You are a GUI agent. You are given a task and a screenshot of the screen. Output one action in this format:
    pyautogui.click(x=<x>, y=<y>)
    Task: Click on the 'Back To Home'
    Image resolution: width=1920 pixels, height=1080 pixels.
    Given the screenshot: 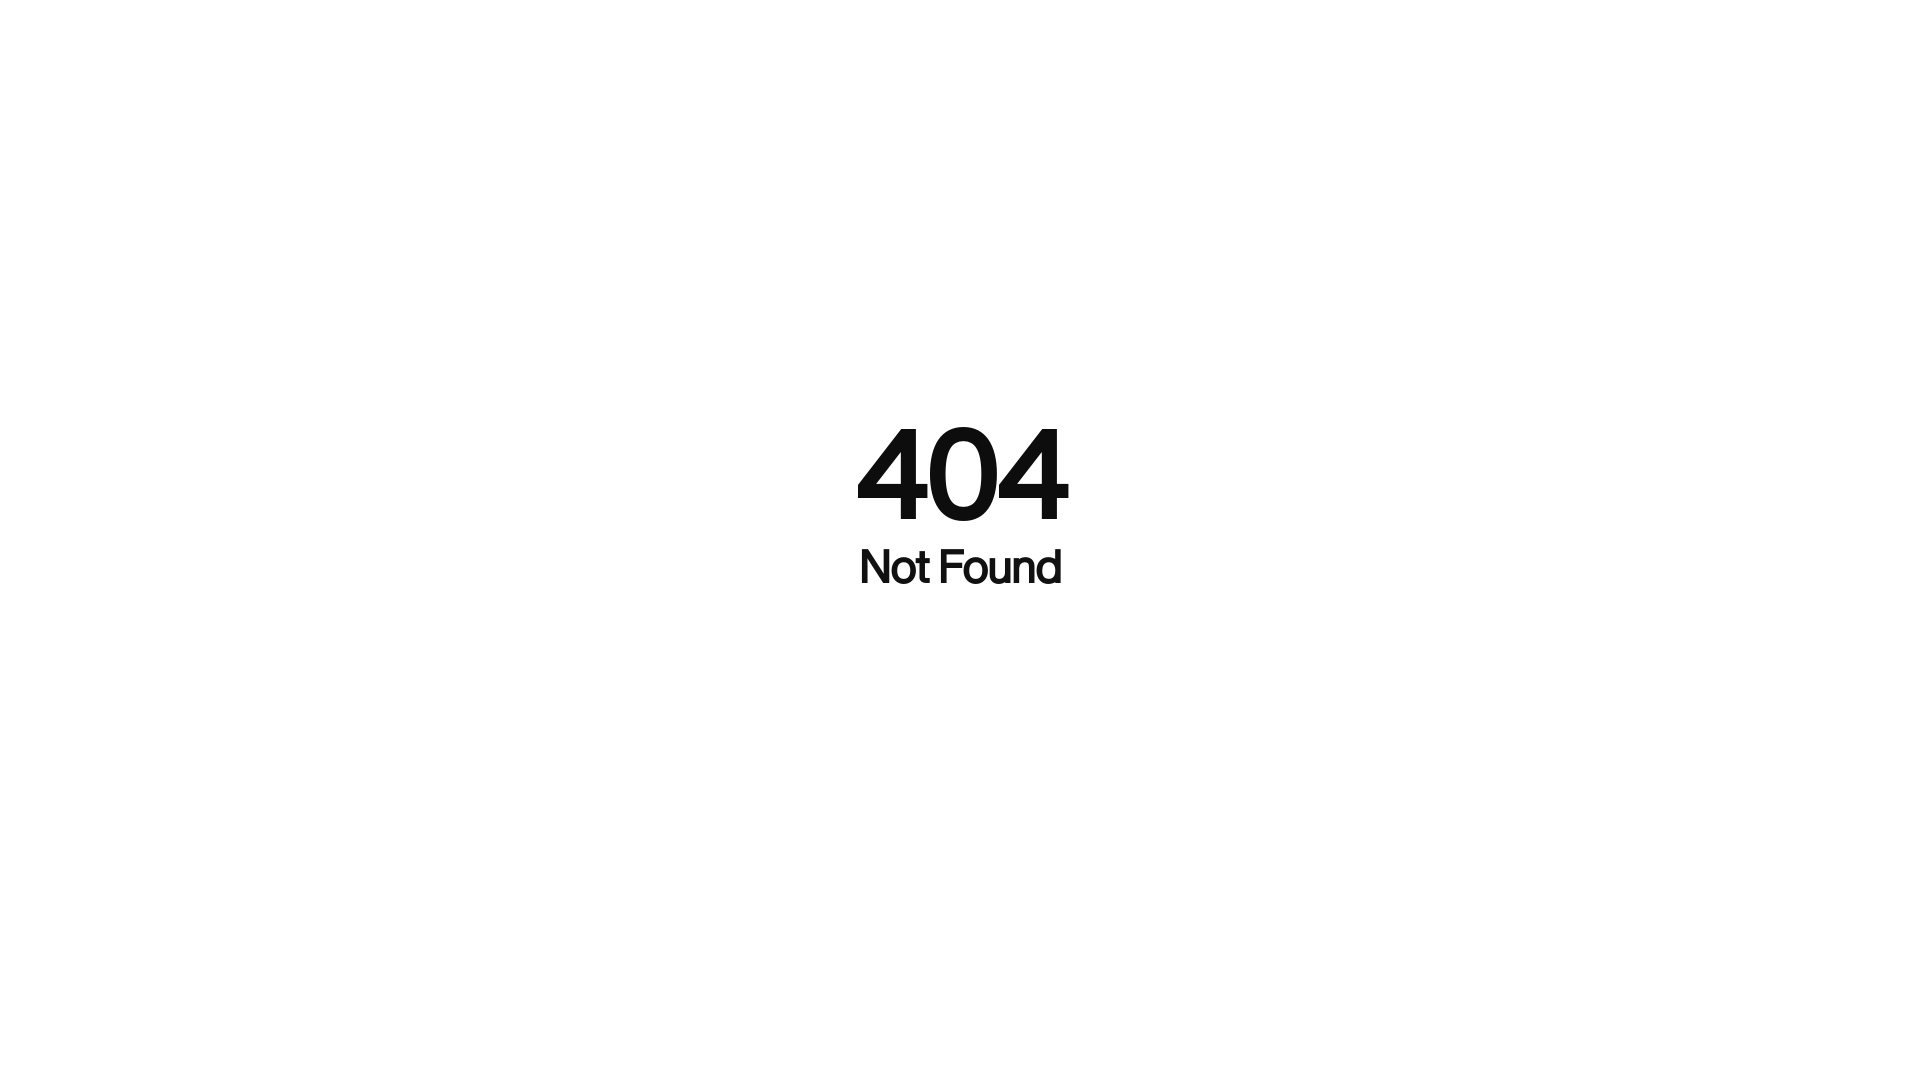 What is the action you would take?
    pyautogui.click(x=960, y=647)
    